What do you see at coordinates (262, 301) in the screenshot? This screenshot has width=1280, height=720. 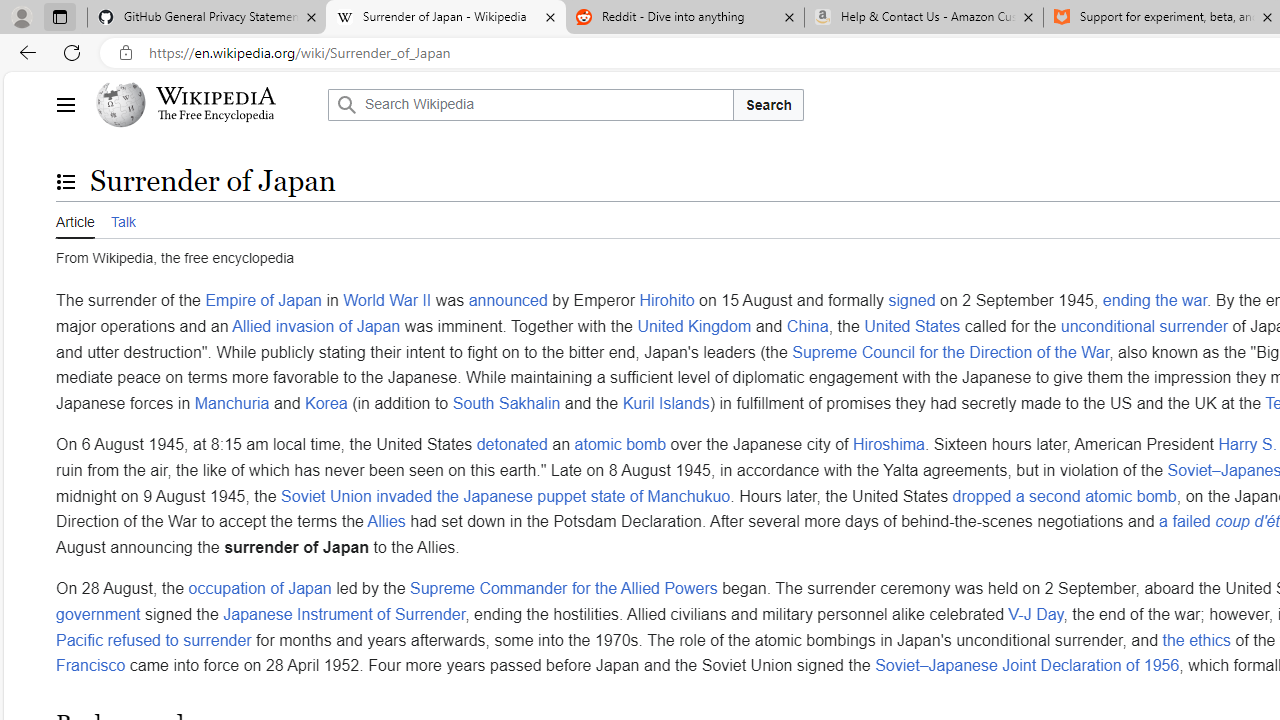 I see `'Empire of Japan'` at bounding box center [262, 301].